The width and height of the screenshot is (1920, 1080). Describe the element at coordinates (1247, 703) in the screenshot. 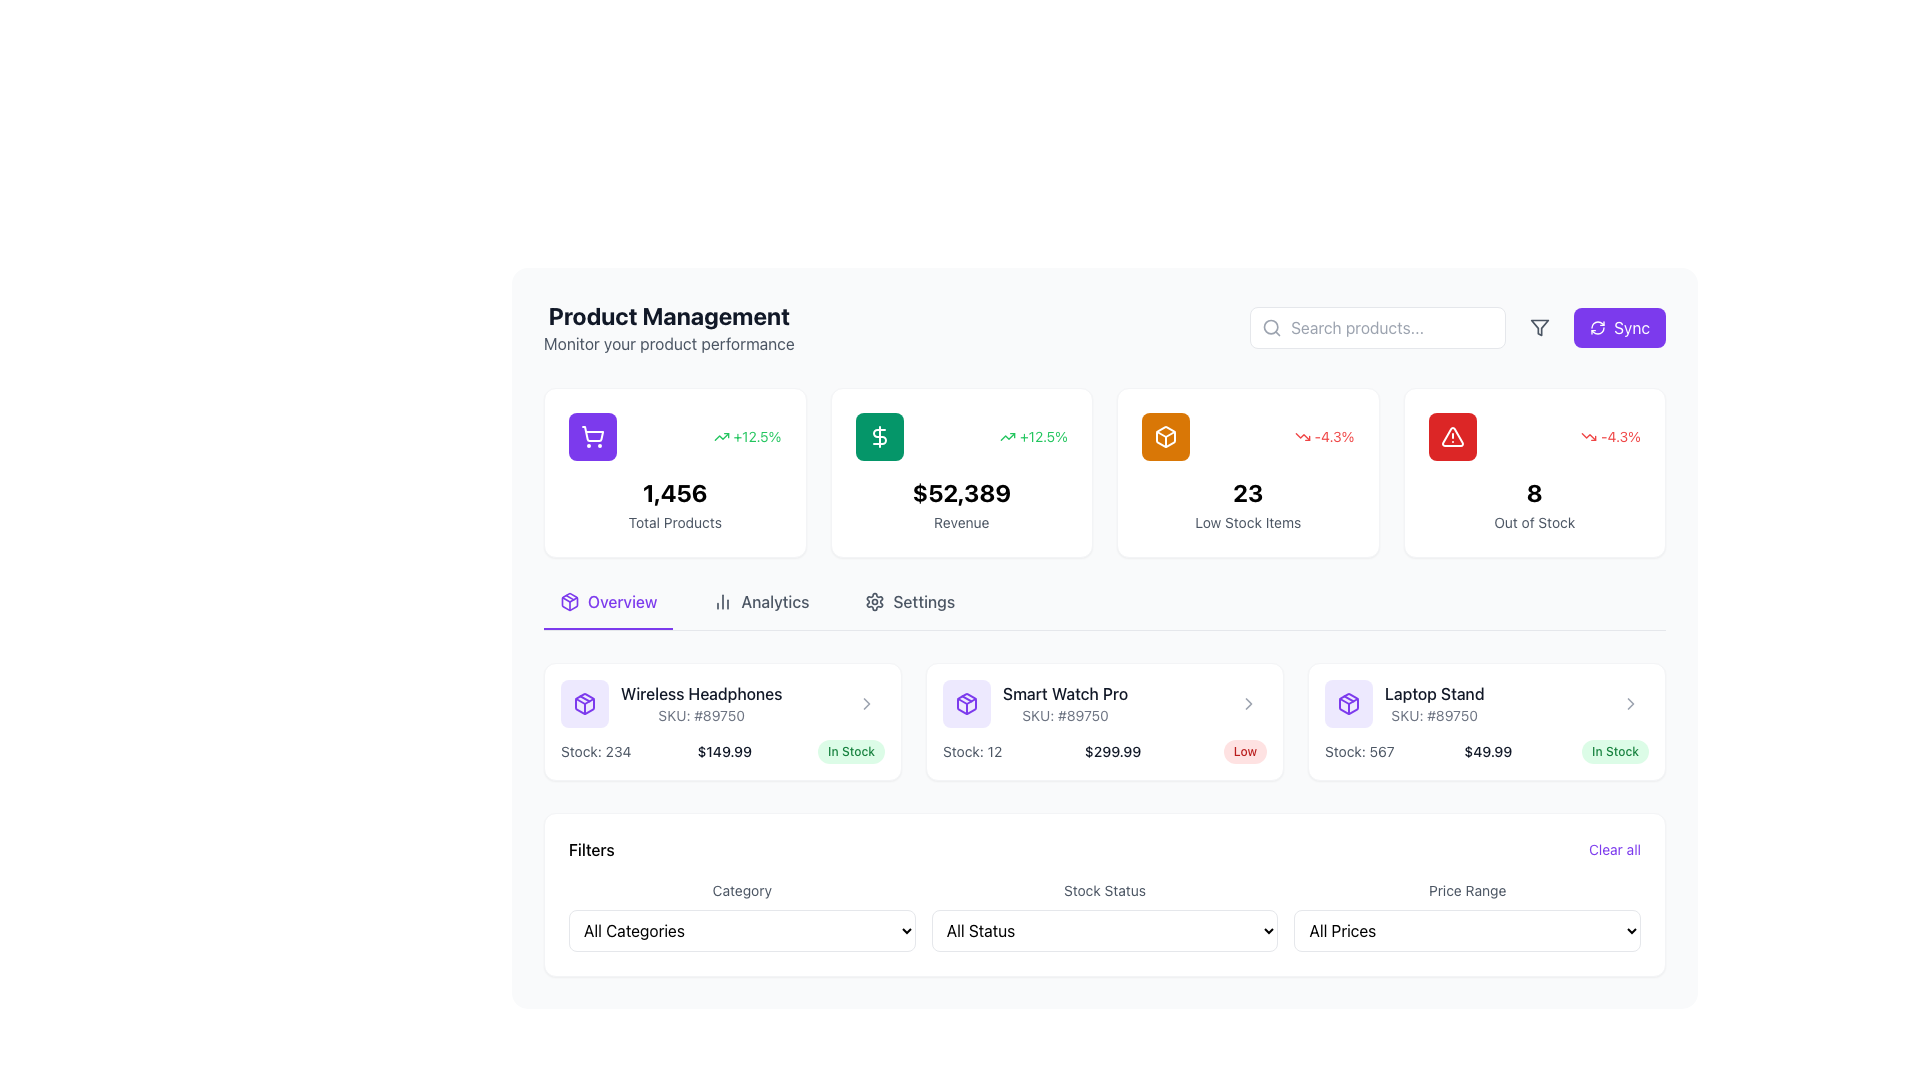

I see `the rightward-pointing chevron icon button styled in gray, located within the 'Smart Watch Pro' product card` at that location.